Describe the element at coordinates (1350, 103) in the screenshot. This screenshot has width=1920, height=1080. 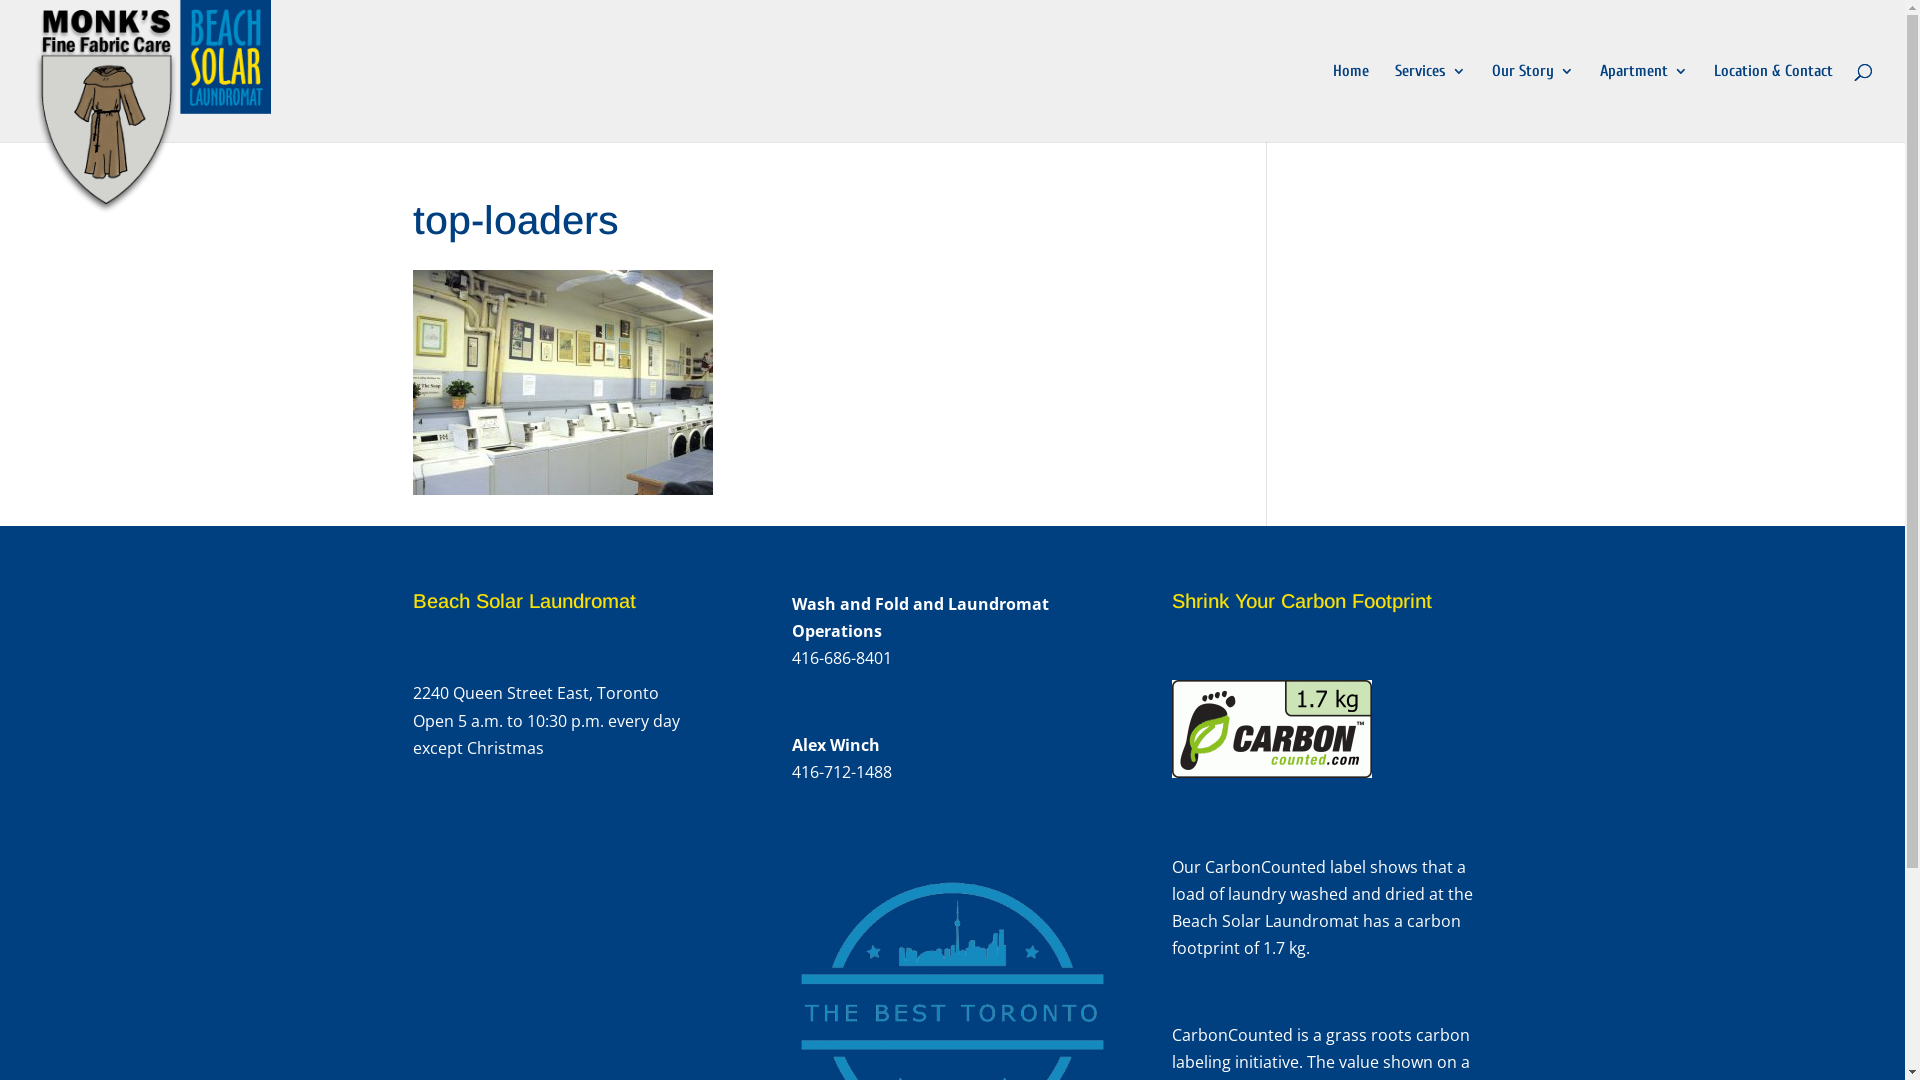
I see `'Home'` at that location.